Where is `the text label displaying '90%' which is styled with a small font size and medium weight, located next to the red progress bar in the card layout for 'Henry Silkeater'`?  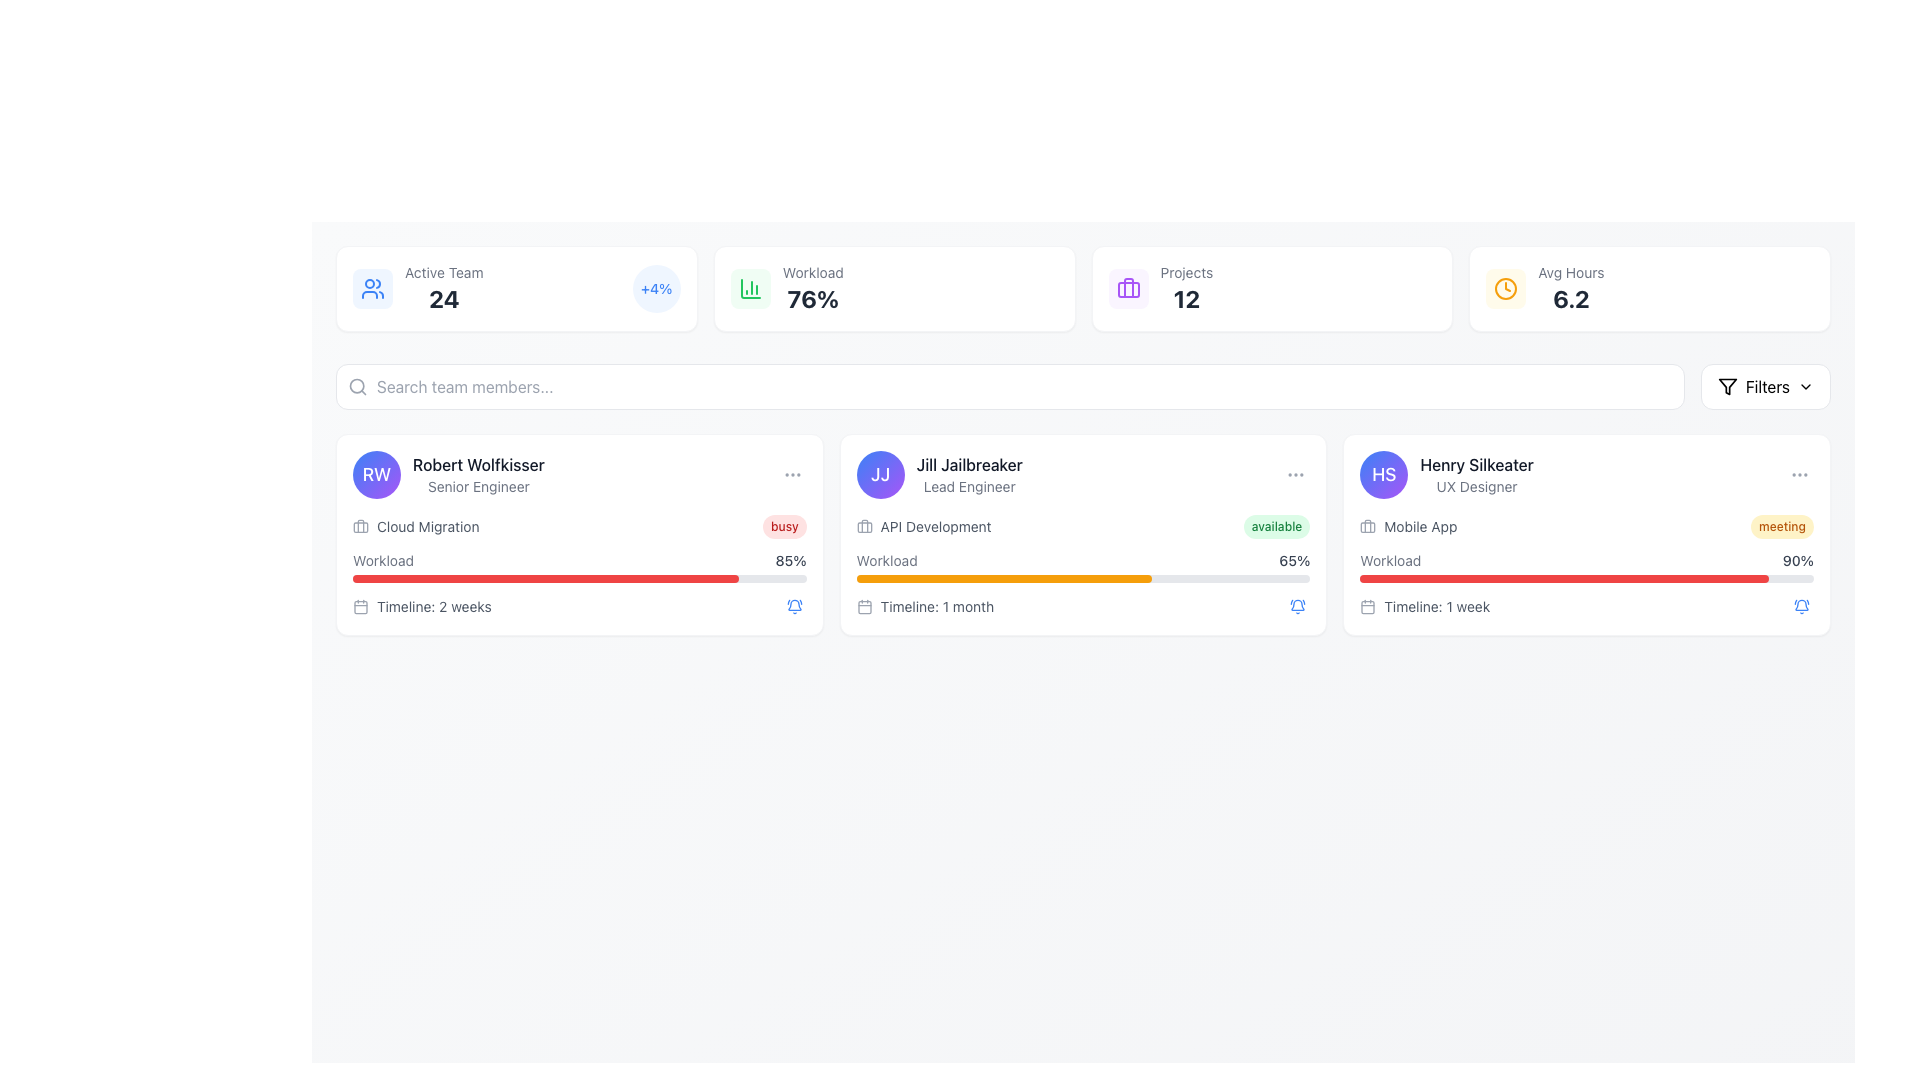 the text label displaying '90%' which is styled with a small font size and medium weight, located next to the red progress bar in the card layout for 'Henry Silkeater' is located at coordinates (1798, 560).